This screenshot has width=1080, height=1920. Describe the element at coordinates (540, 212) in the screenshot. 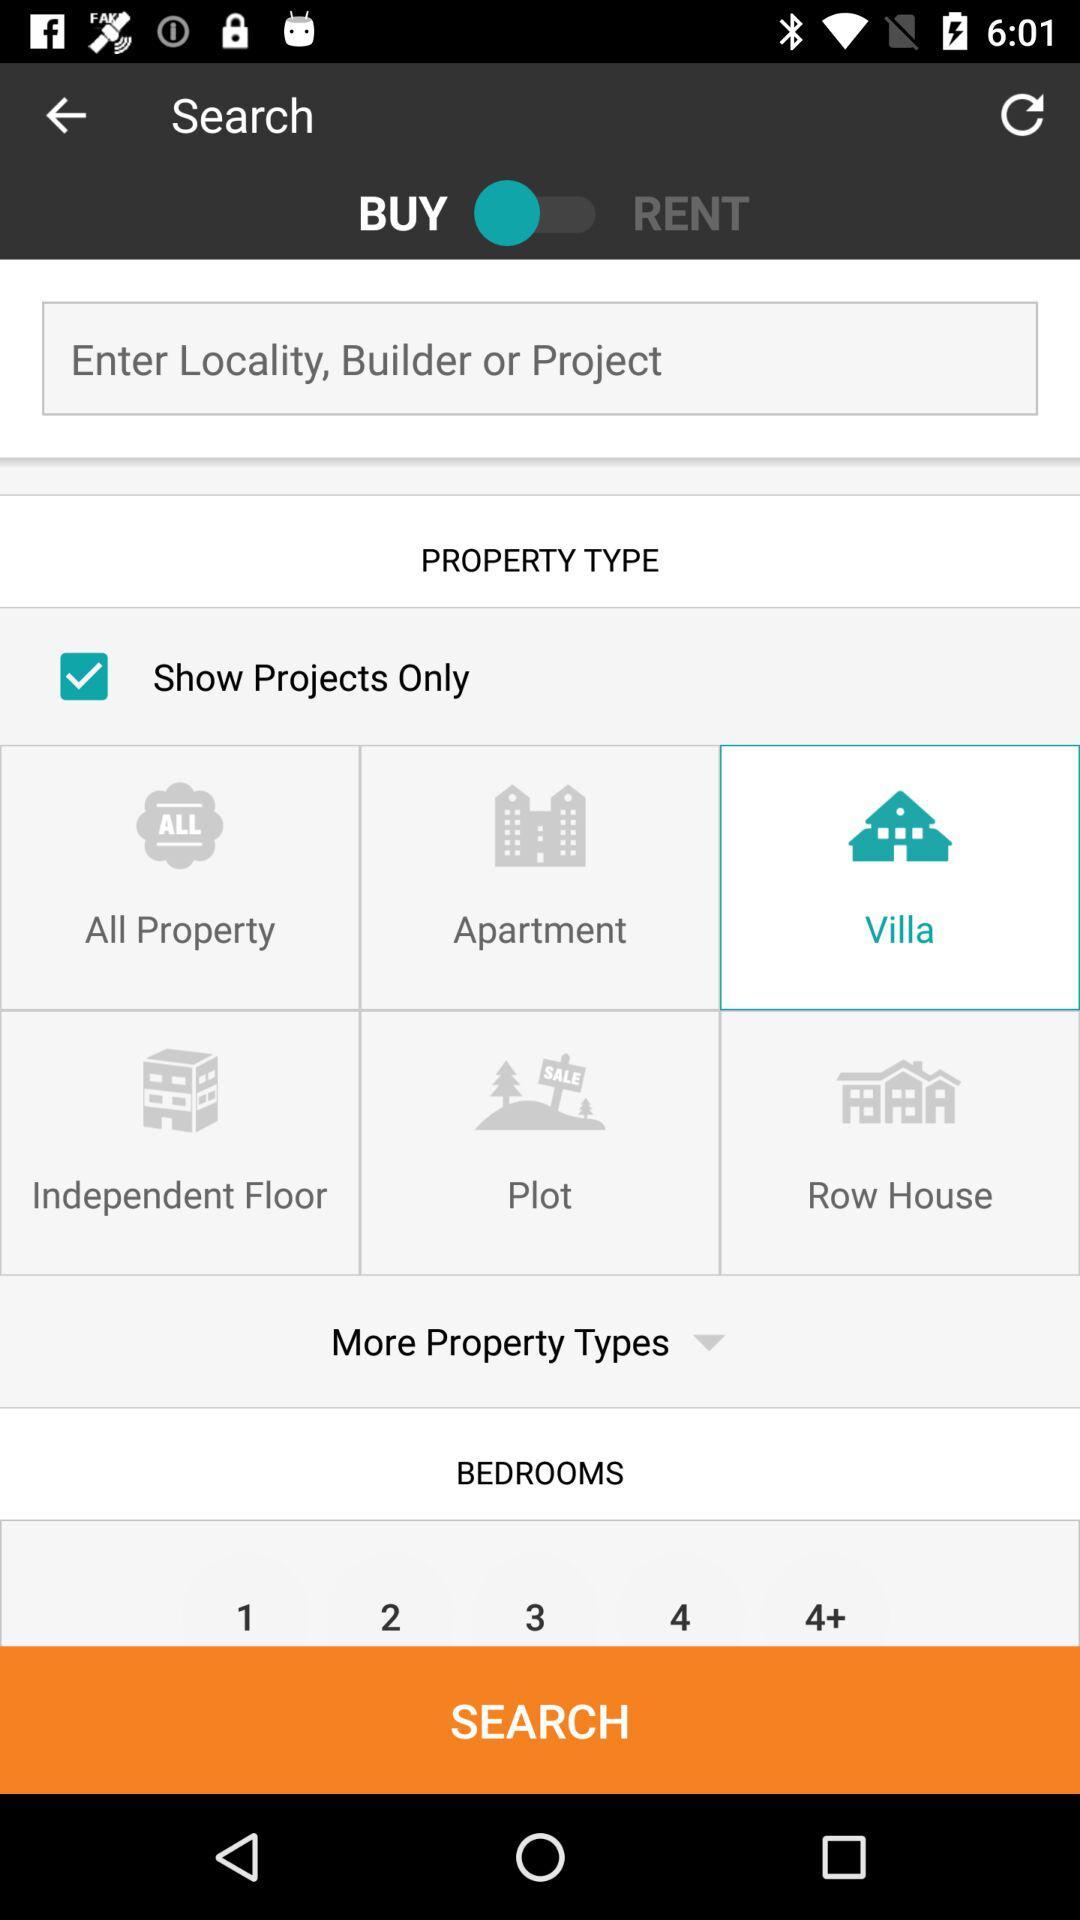

I see `choose buy or rent` at that location.